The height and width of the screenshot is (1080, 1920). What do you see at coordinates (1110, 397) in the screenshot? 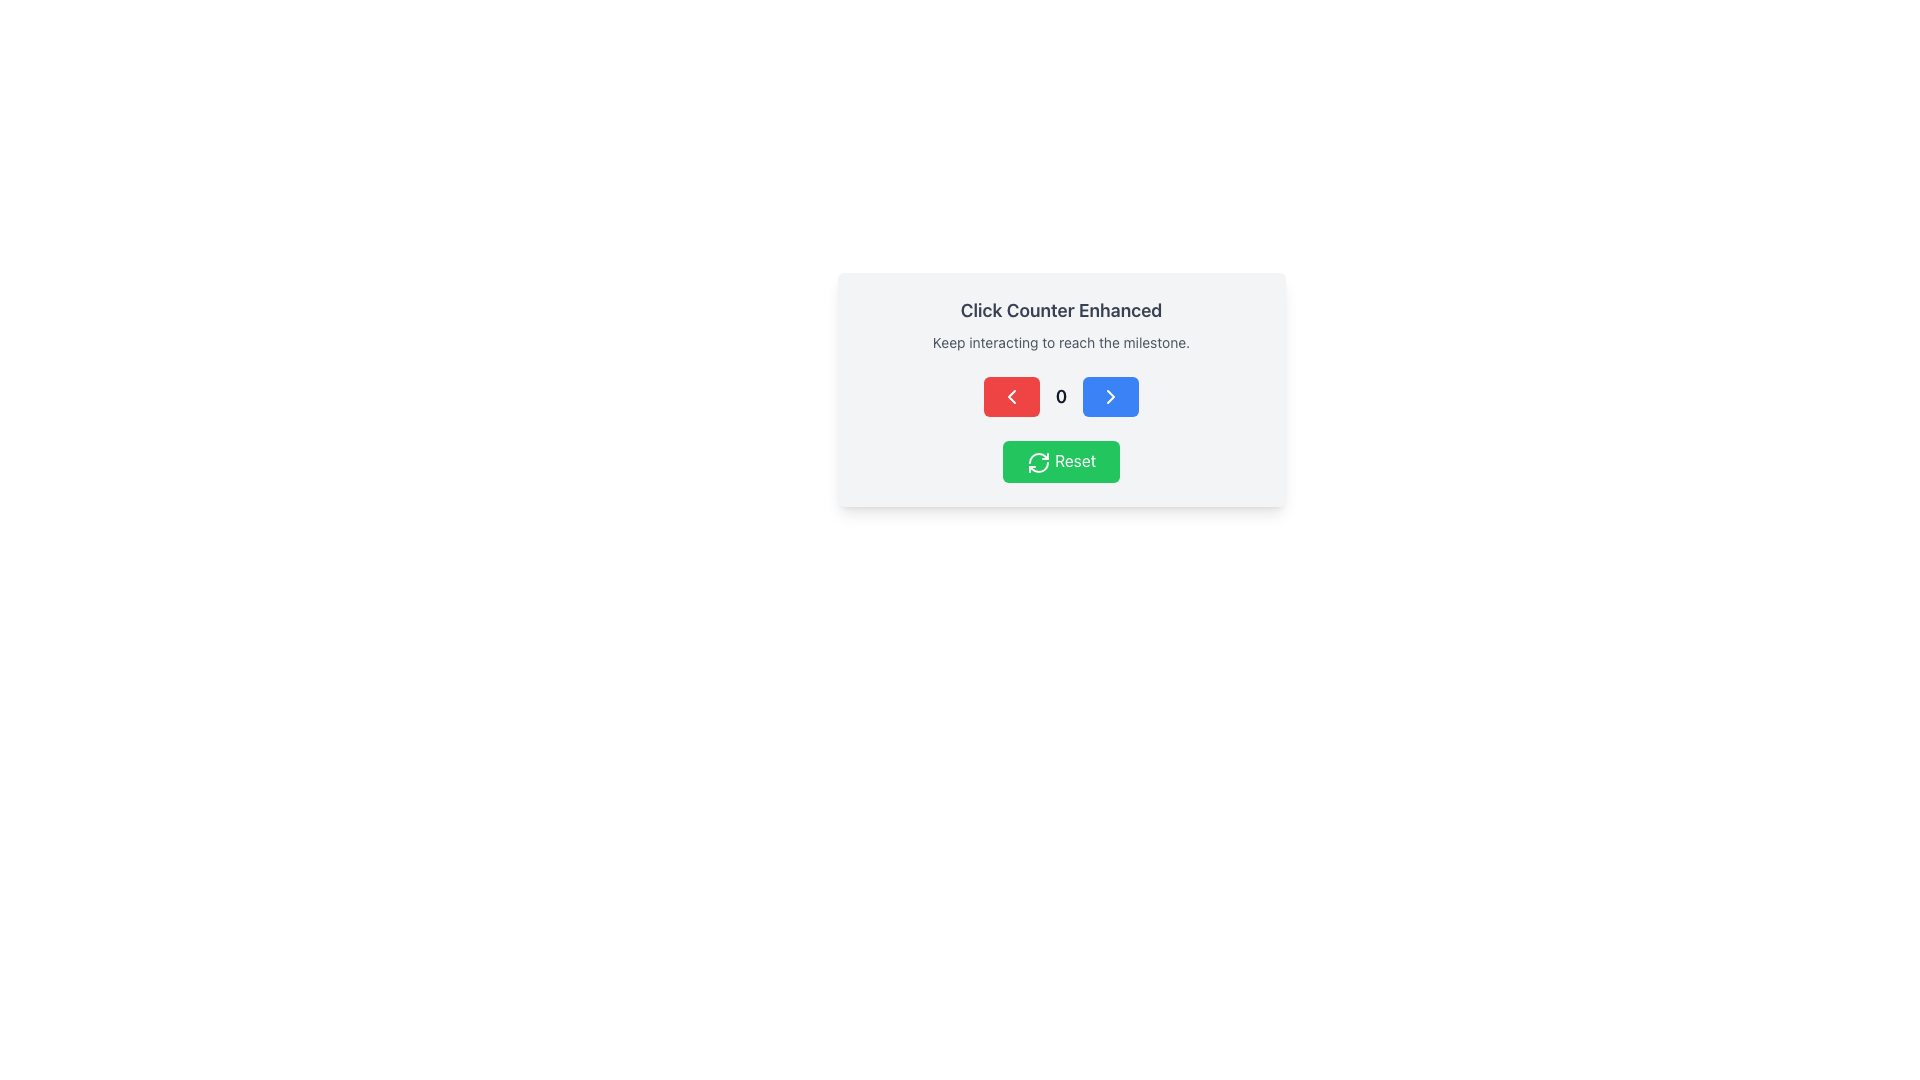
I see `the increment button located to the right of the central numeric display to change its appearance` at bounding box center [1110, 397].